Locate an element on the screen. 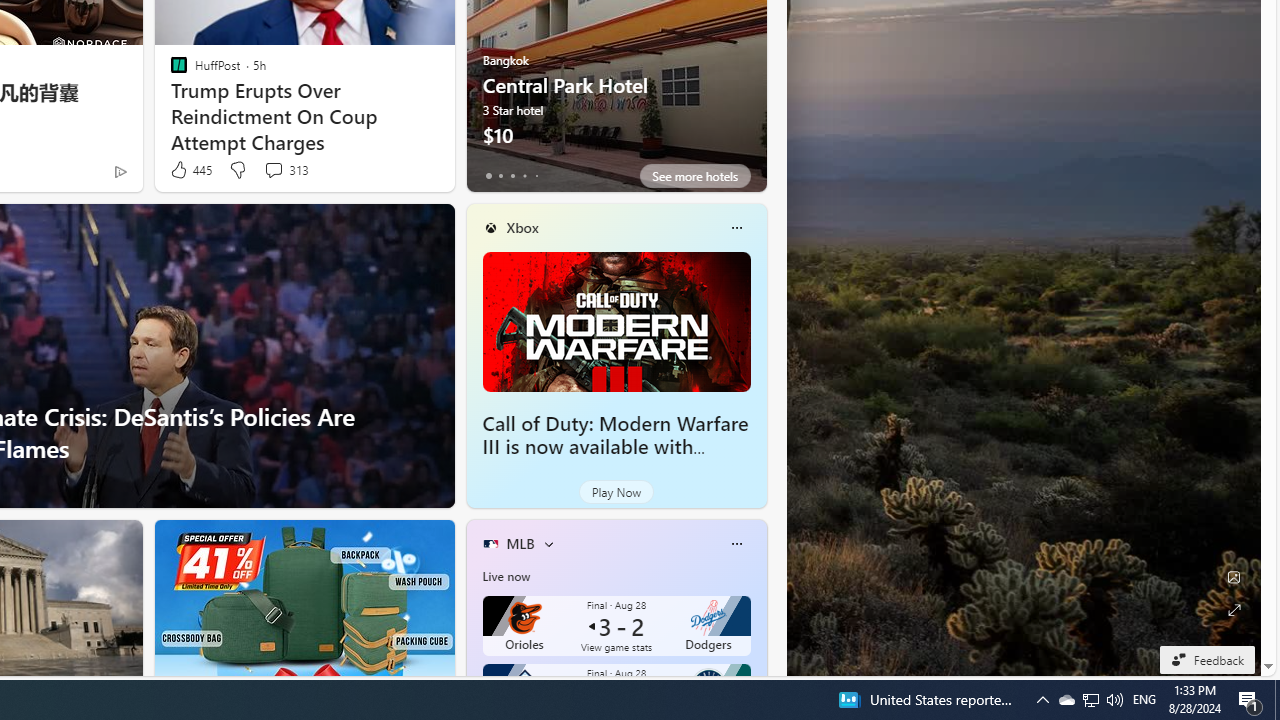  'Edit Background' is located at coordinates (1232, 577).